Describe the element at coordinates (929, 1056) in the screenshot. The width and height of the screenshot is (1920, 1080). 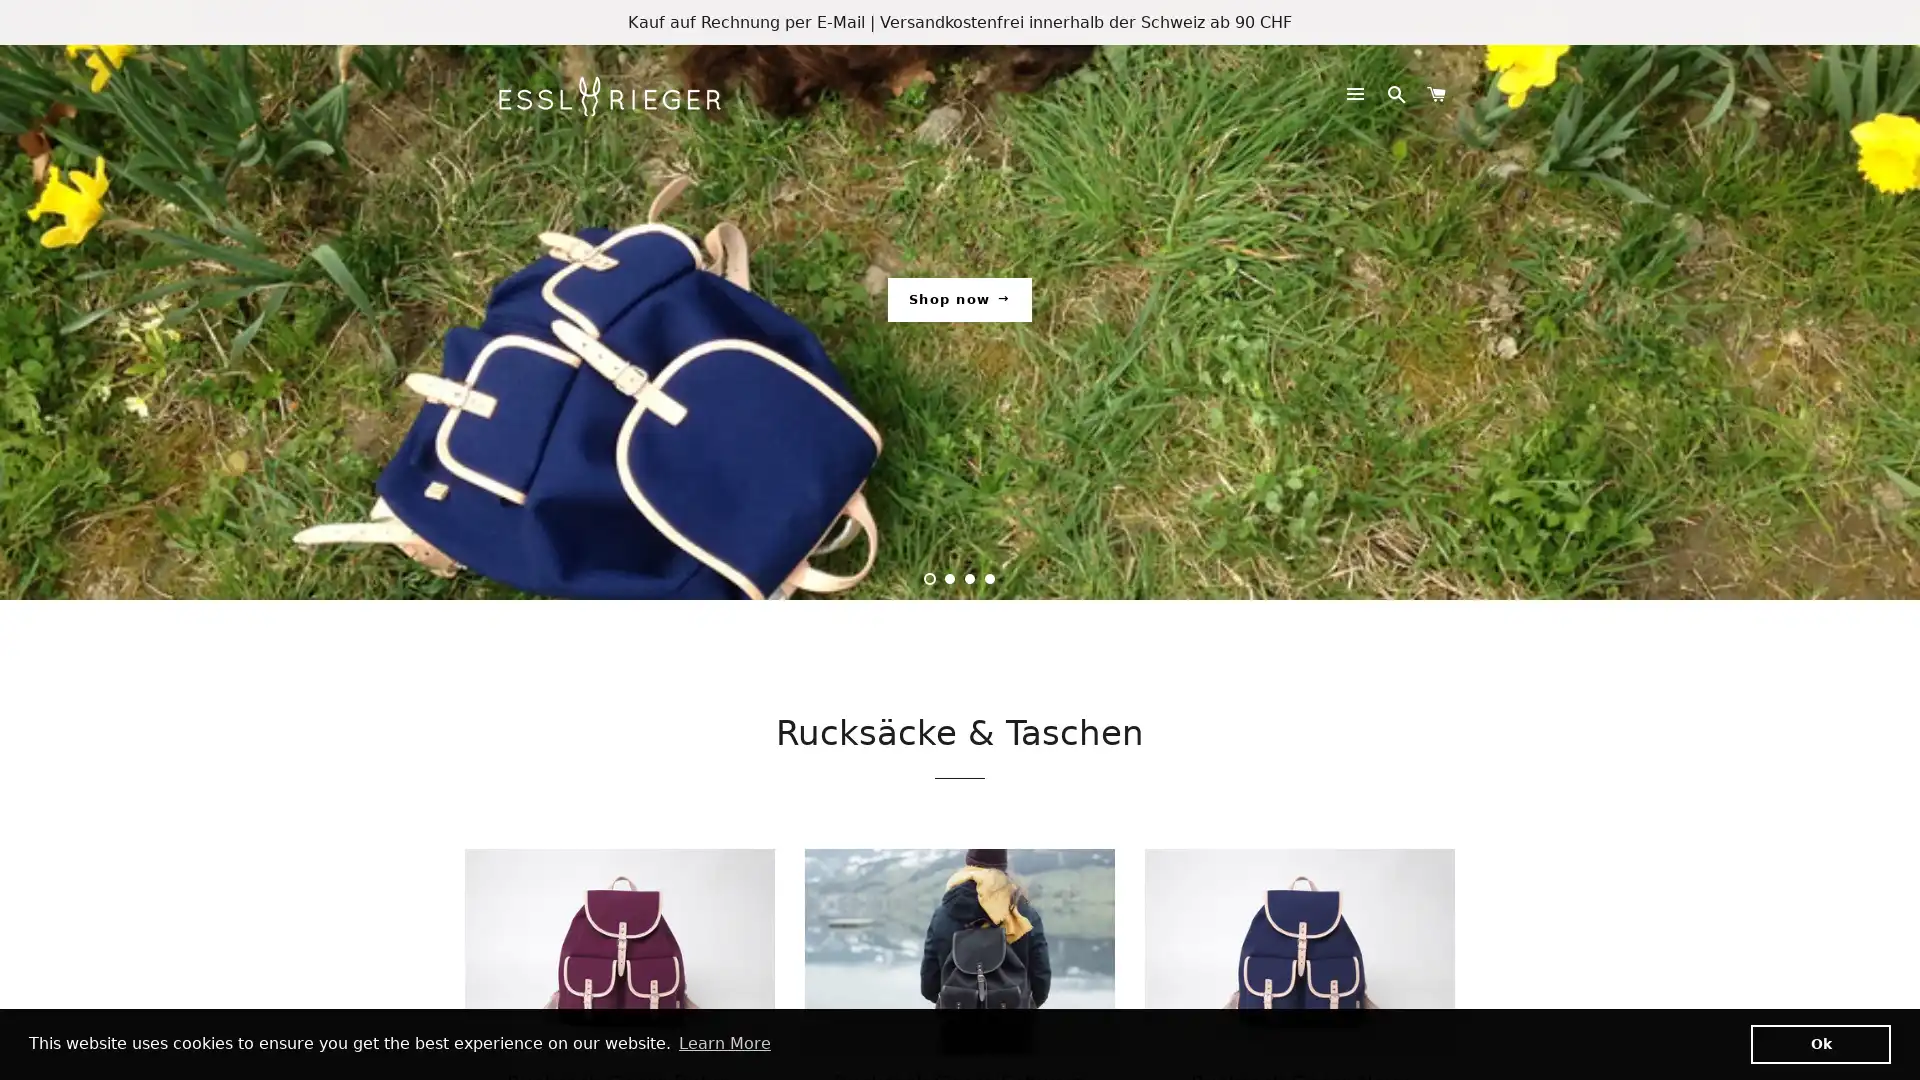
I see `1` at that location.